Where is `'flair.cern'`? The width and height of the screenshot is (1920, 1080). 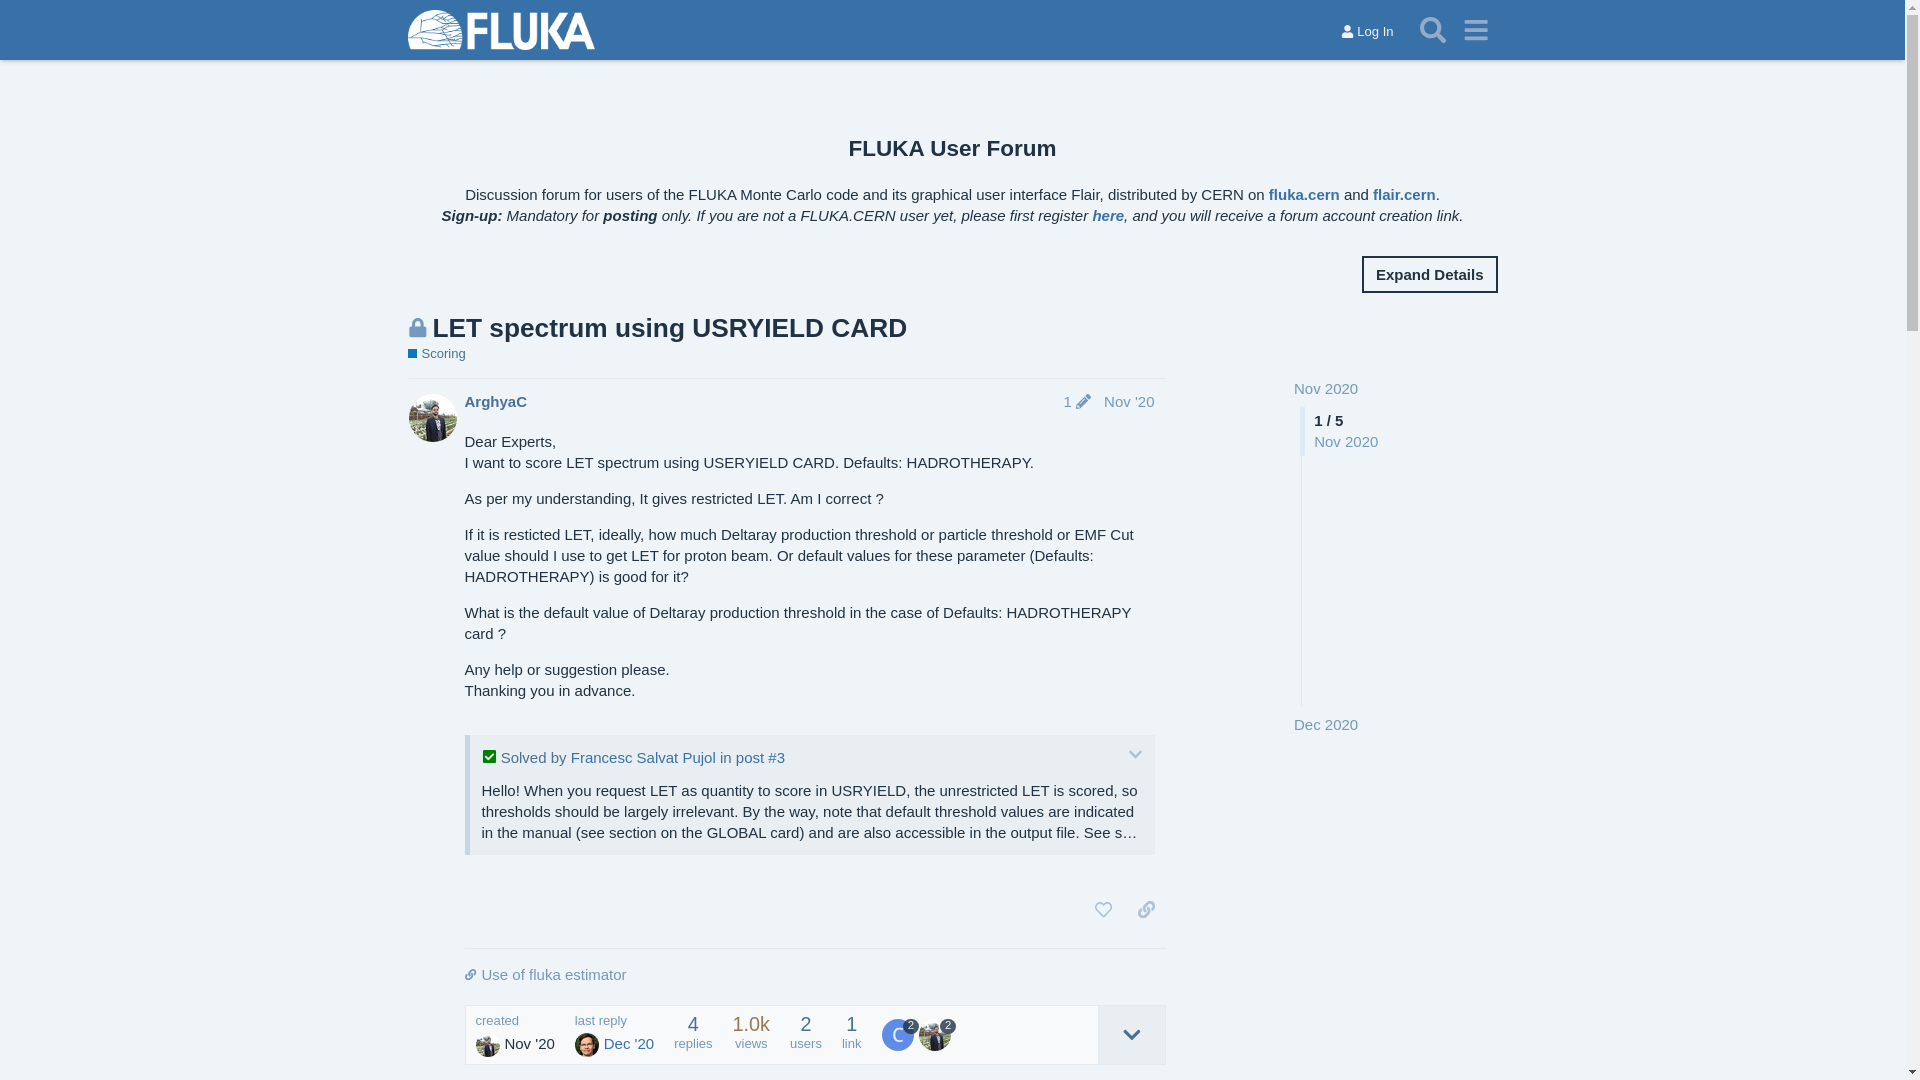 'flair.cern' is located at coordinates (1403, 194).